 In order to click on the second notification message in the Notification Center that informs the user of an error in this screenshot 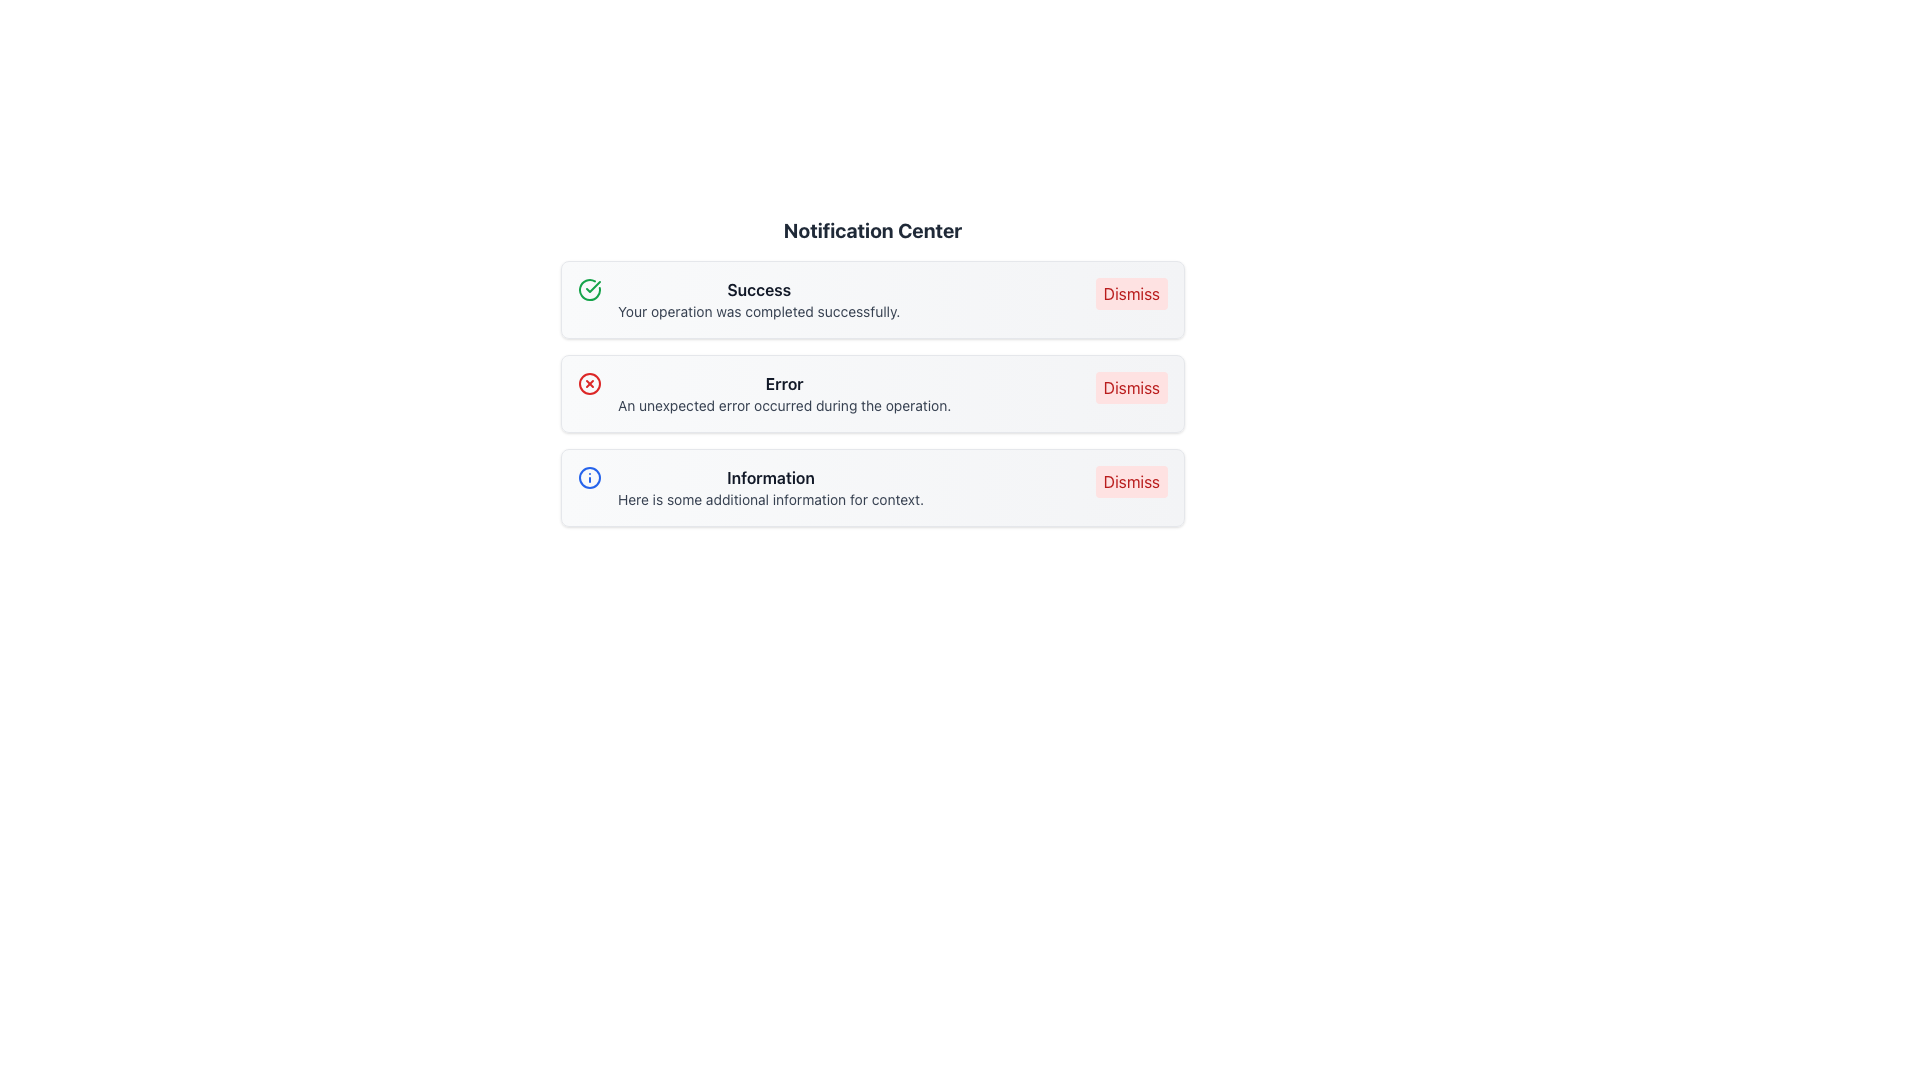, I will do `click(783, 393)`.